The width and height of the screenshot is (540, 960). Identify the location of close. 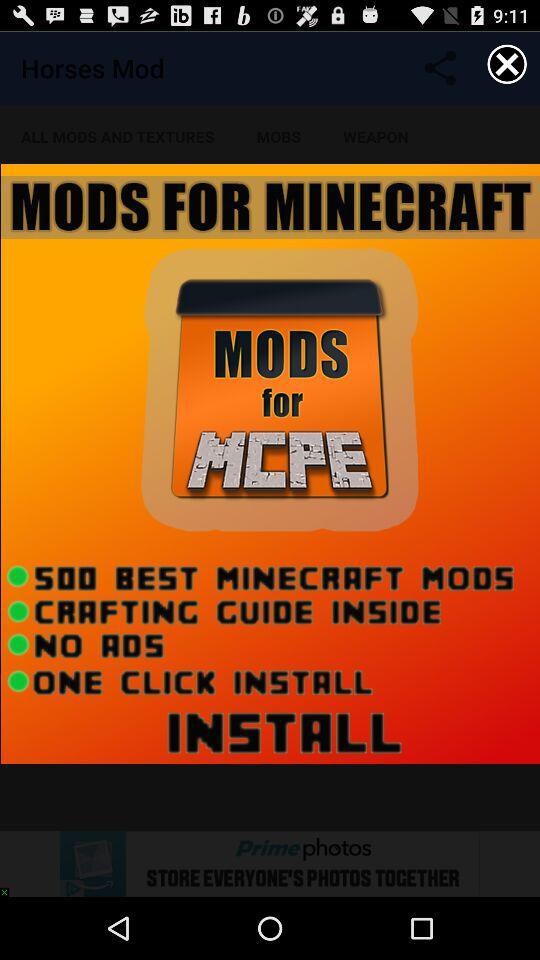
(507, 64).